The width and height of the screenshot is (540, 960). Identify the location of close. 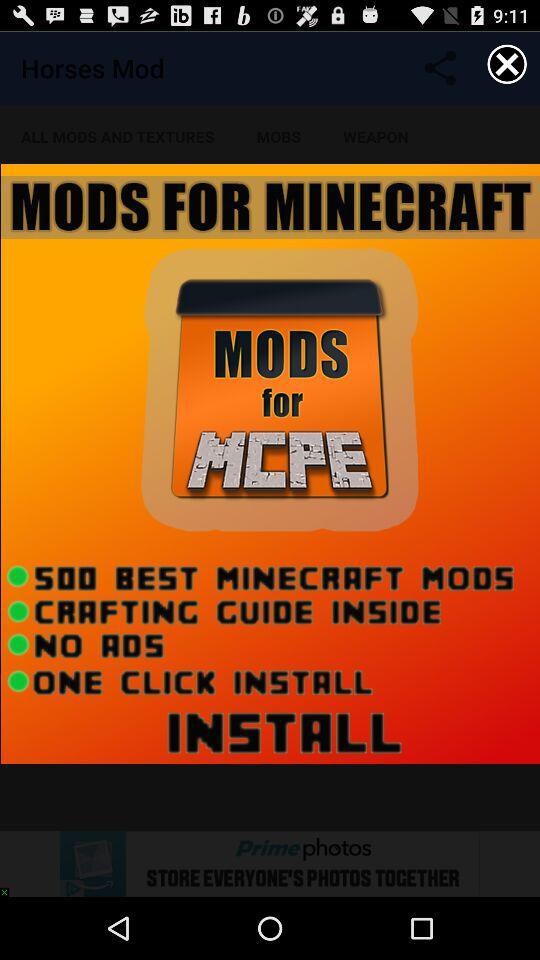
(507, 64).